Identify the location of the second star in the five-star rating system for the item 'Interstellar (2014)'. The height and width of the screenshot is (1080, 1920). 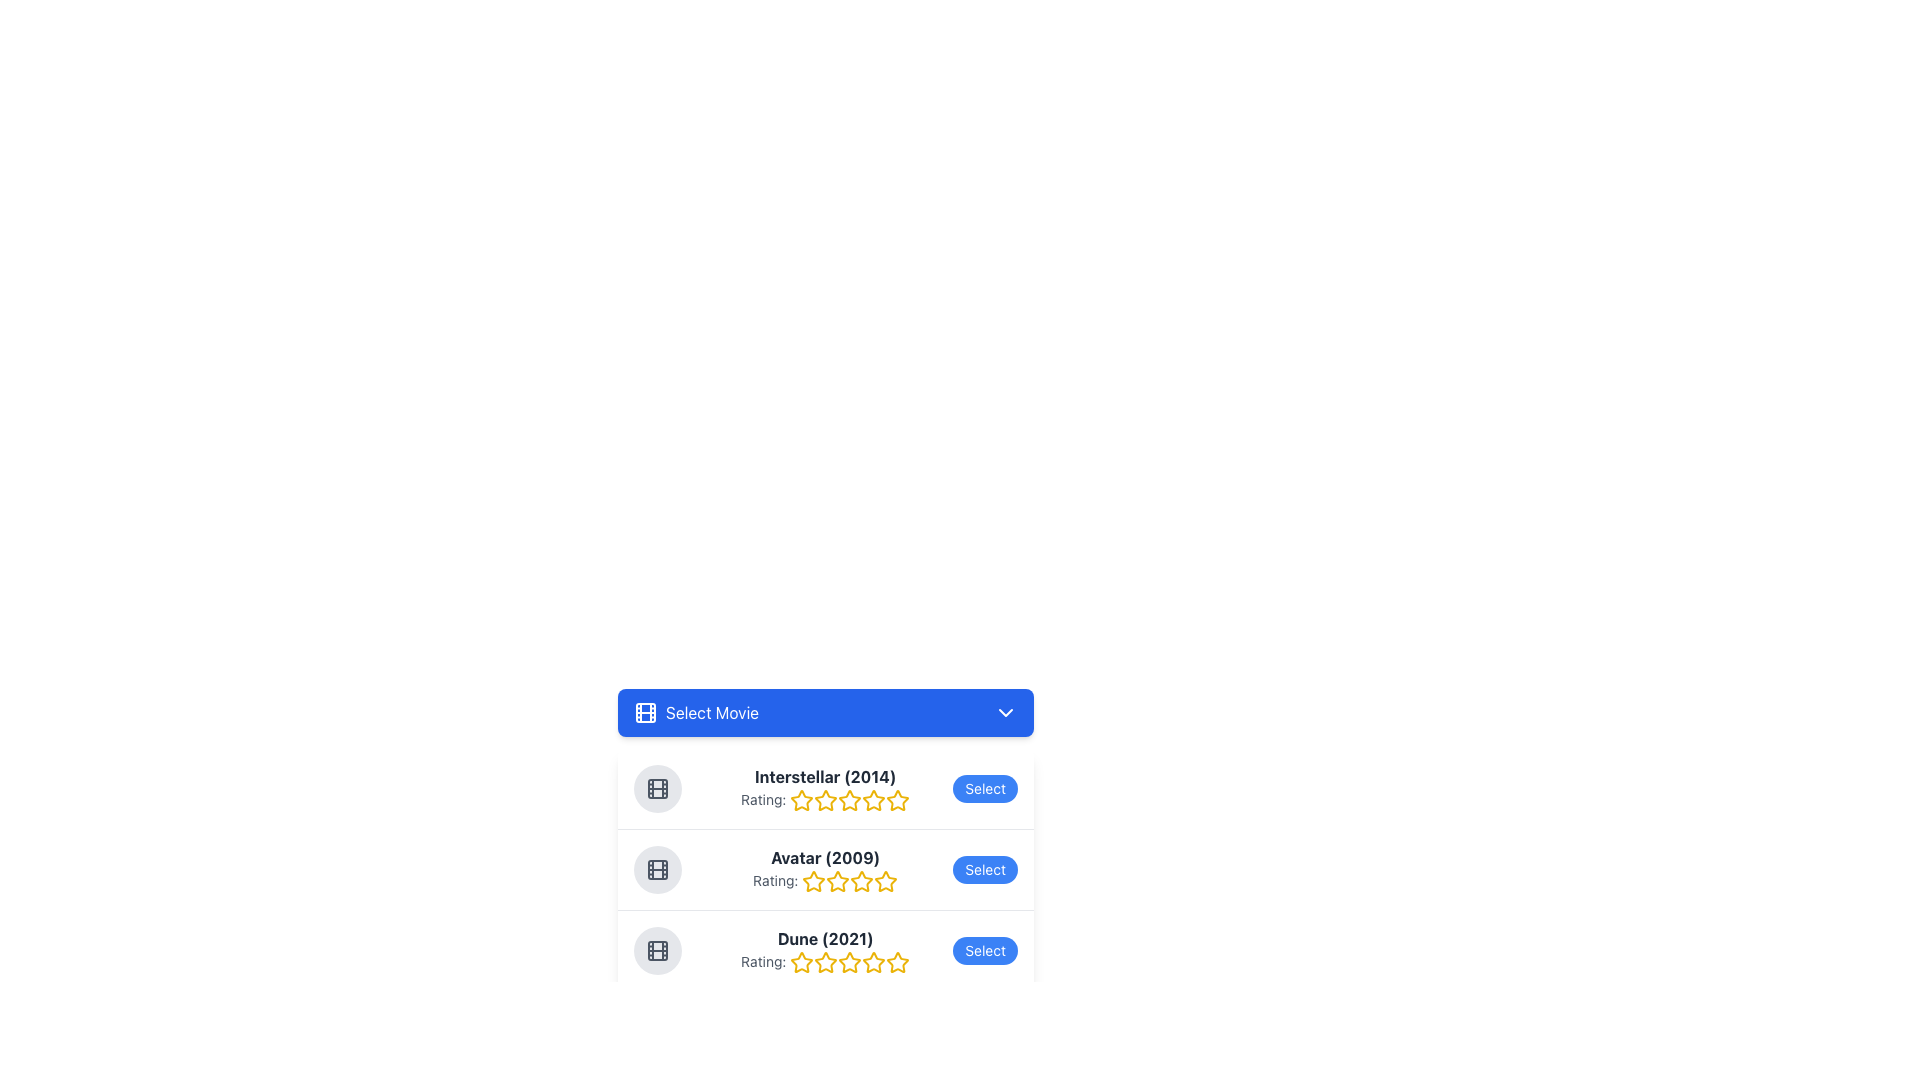
(825, 800).